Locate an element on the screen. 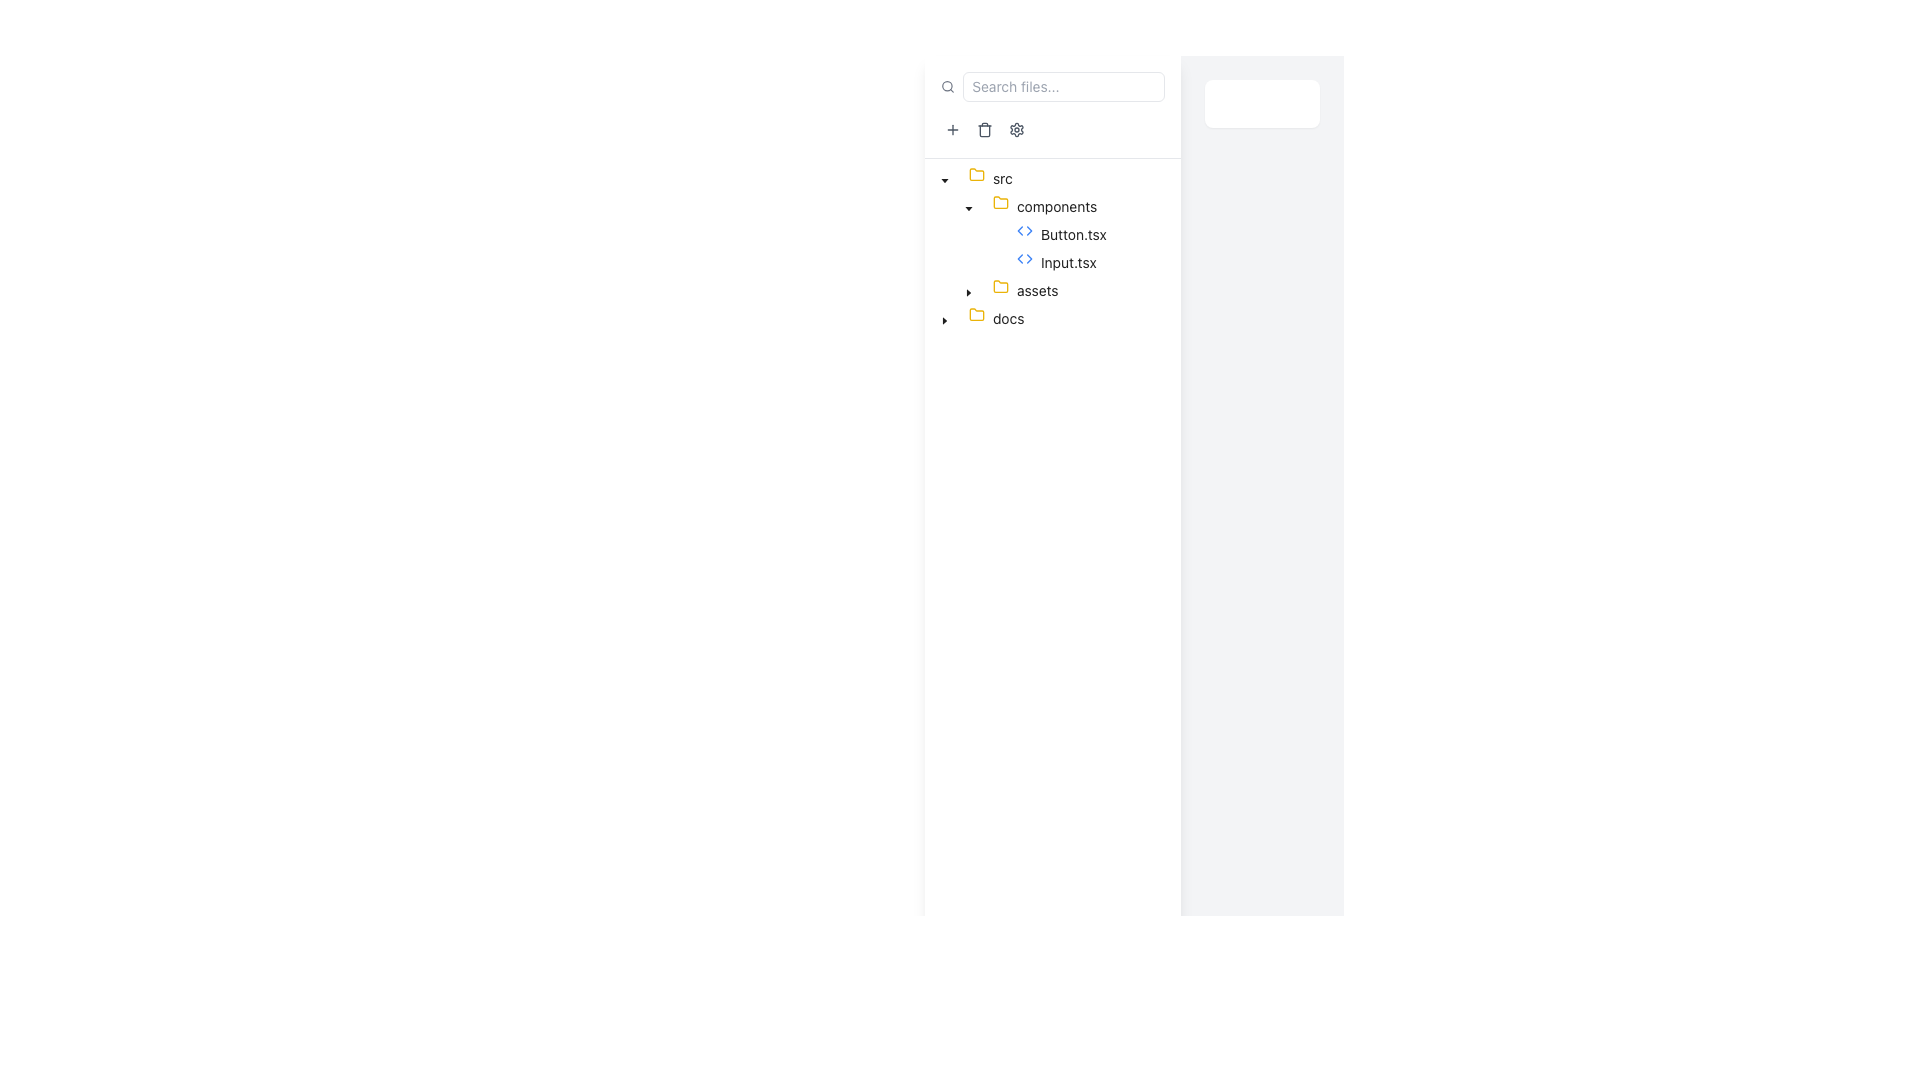  the toggle button is located at coordinates (944, 177).